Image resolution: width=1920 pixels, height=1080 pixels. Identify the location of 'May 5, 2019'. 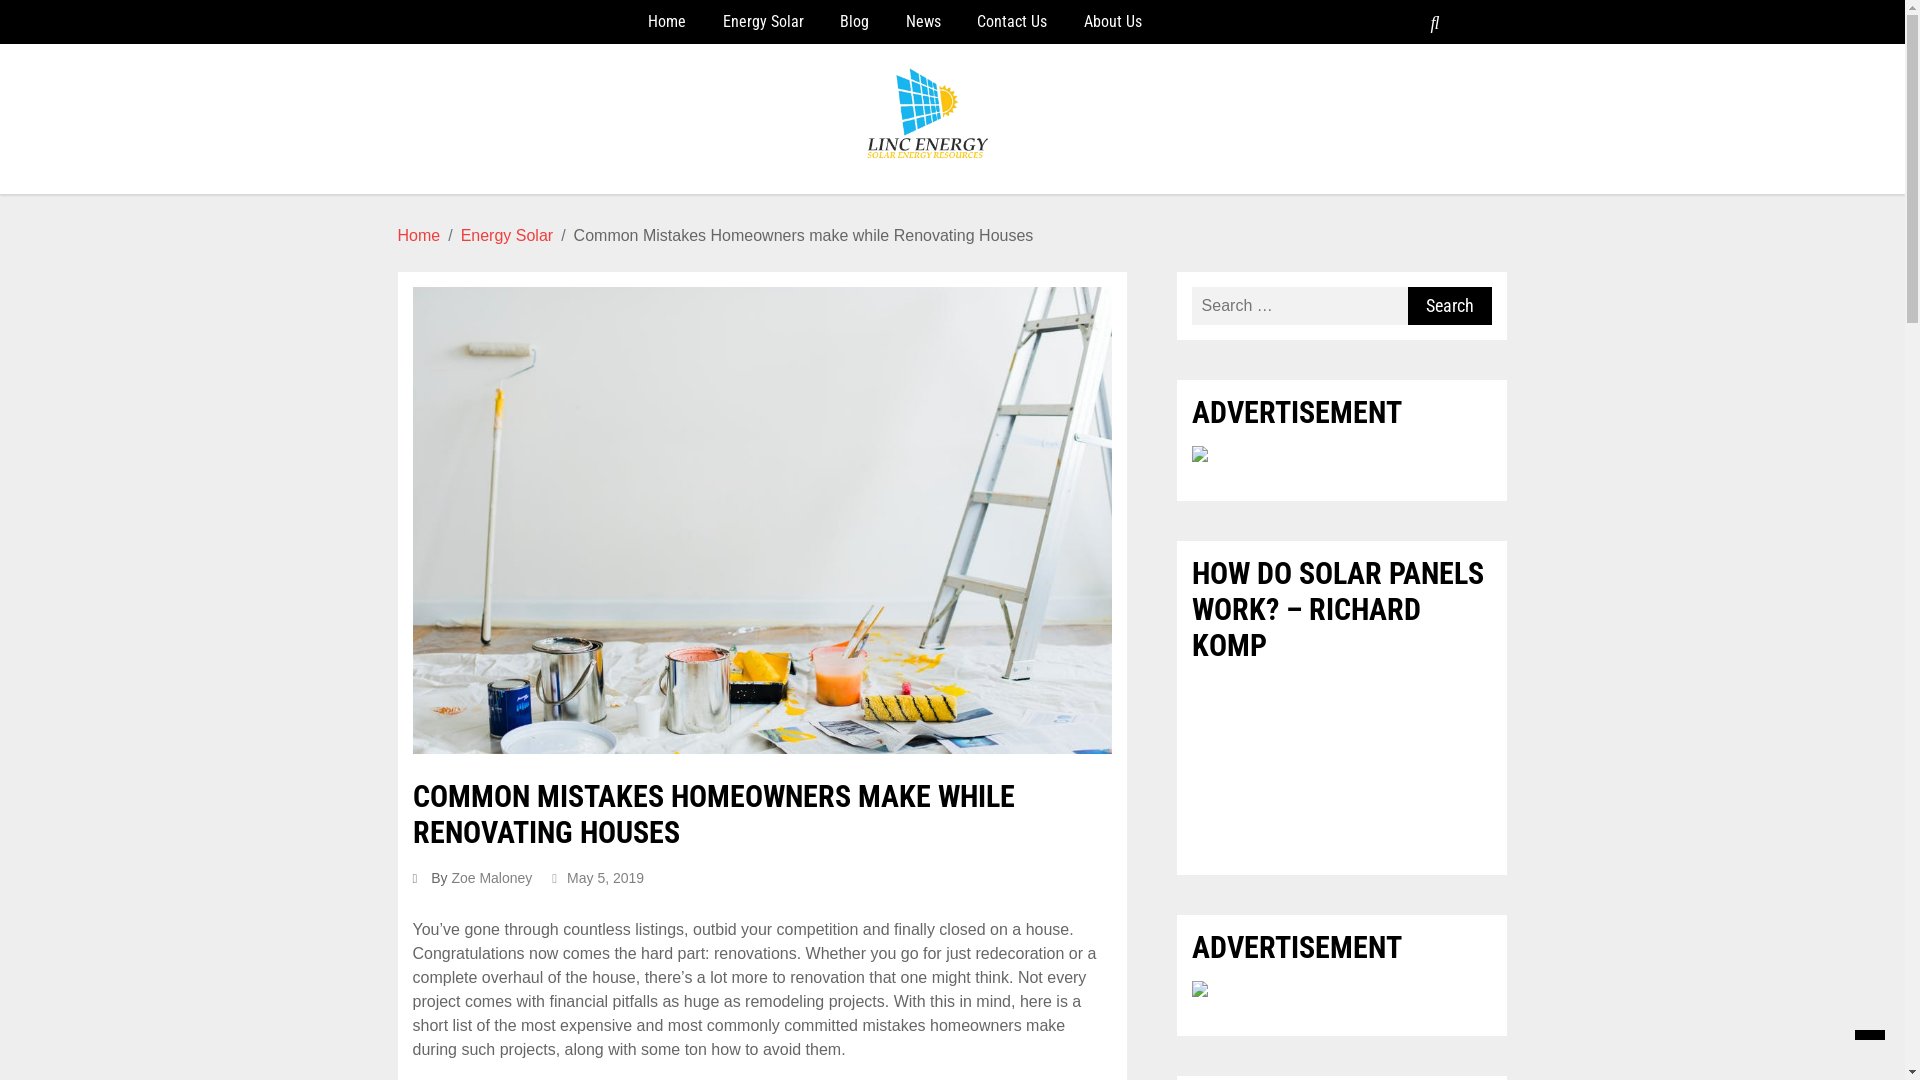
(597, 877).